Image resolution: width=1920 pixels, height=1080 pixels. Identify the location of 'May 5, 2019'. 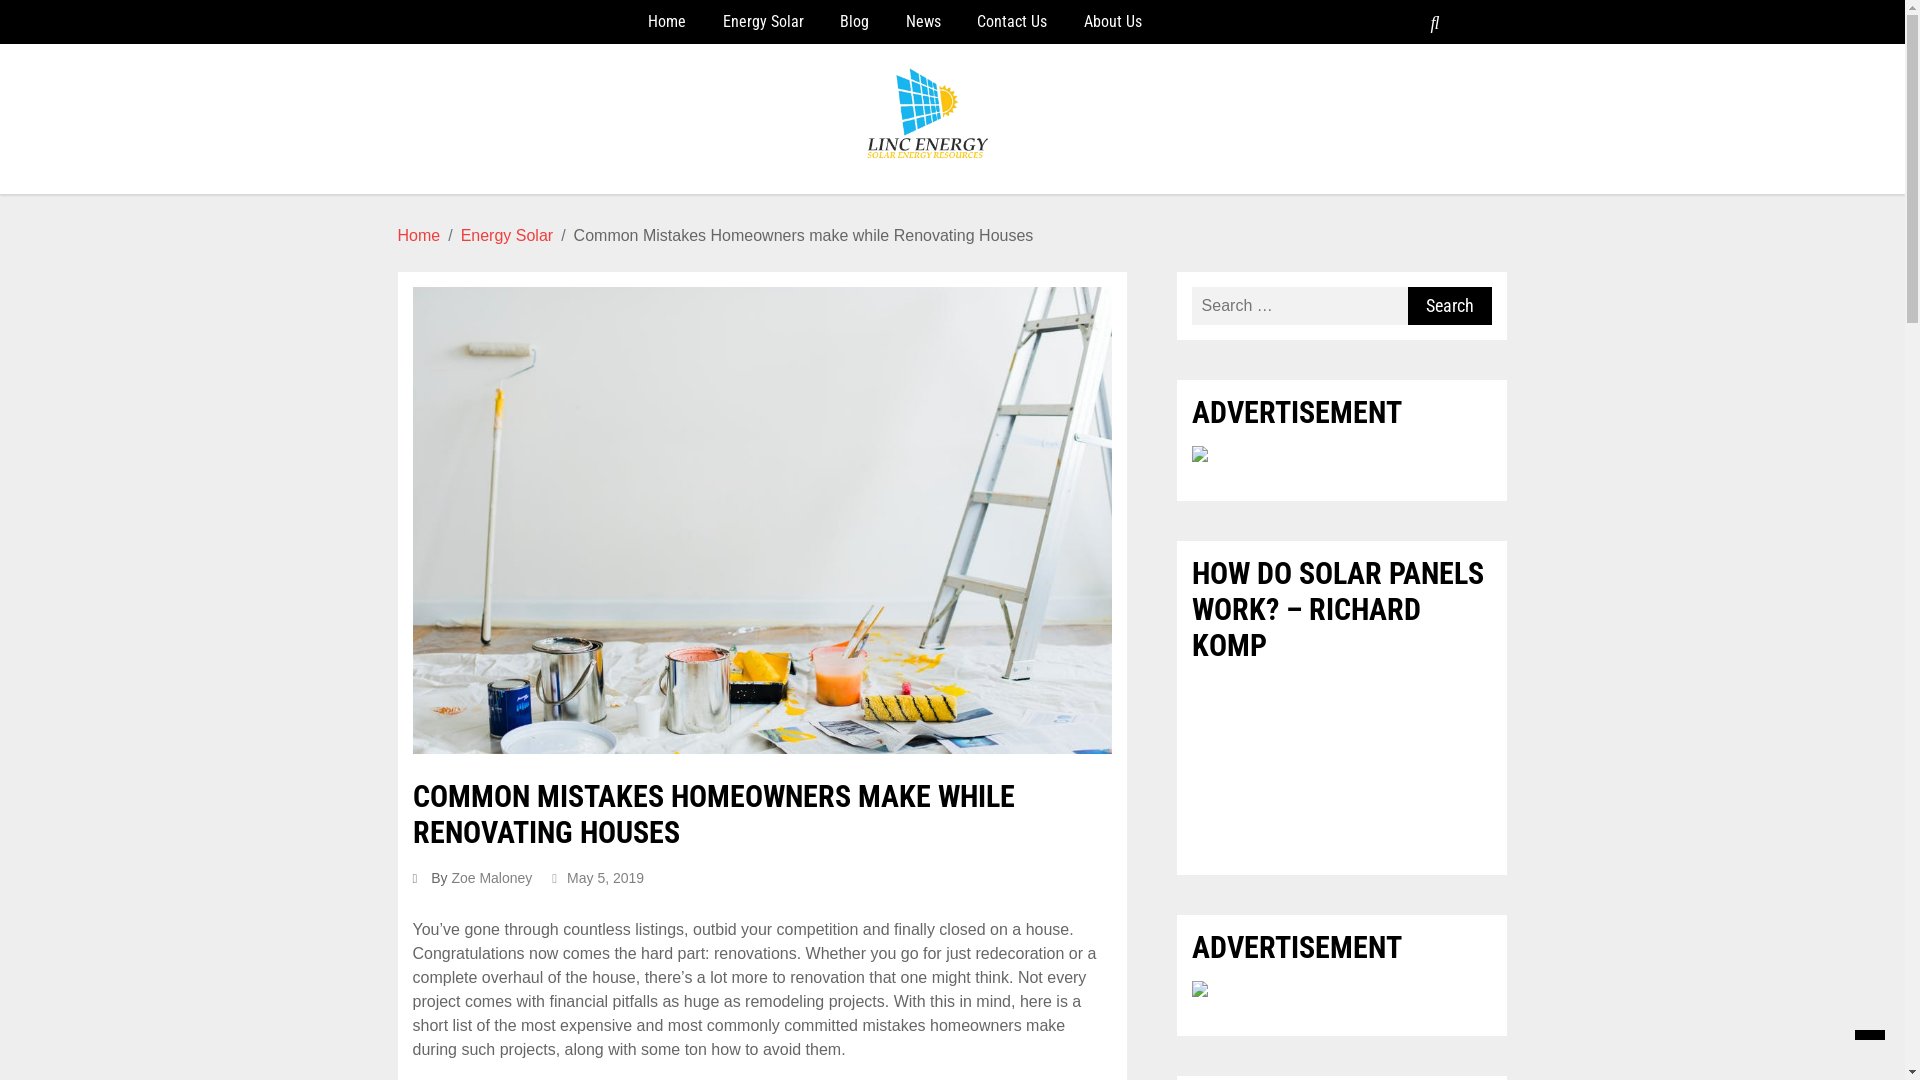
(597, 877).